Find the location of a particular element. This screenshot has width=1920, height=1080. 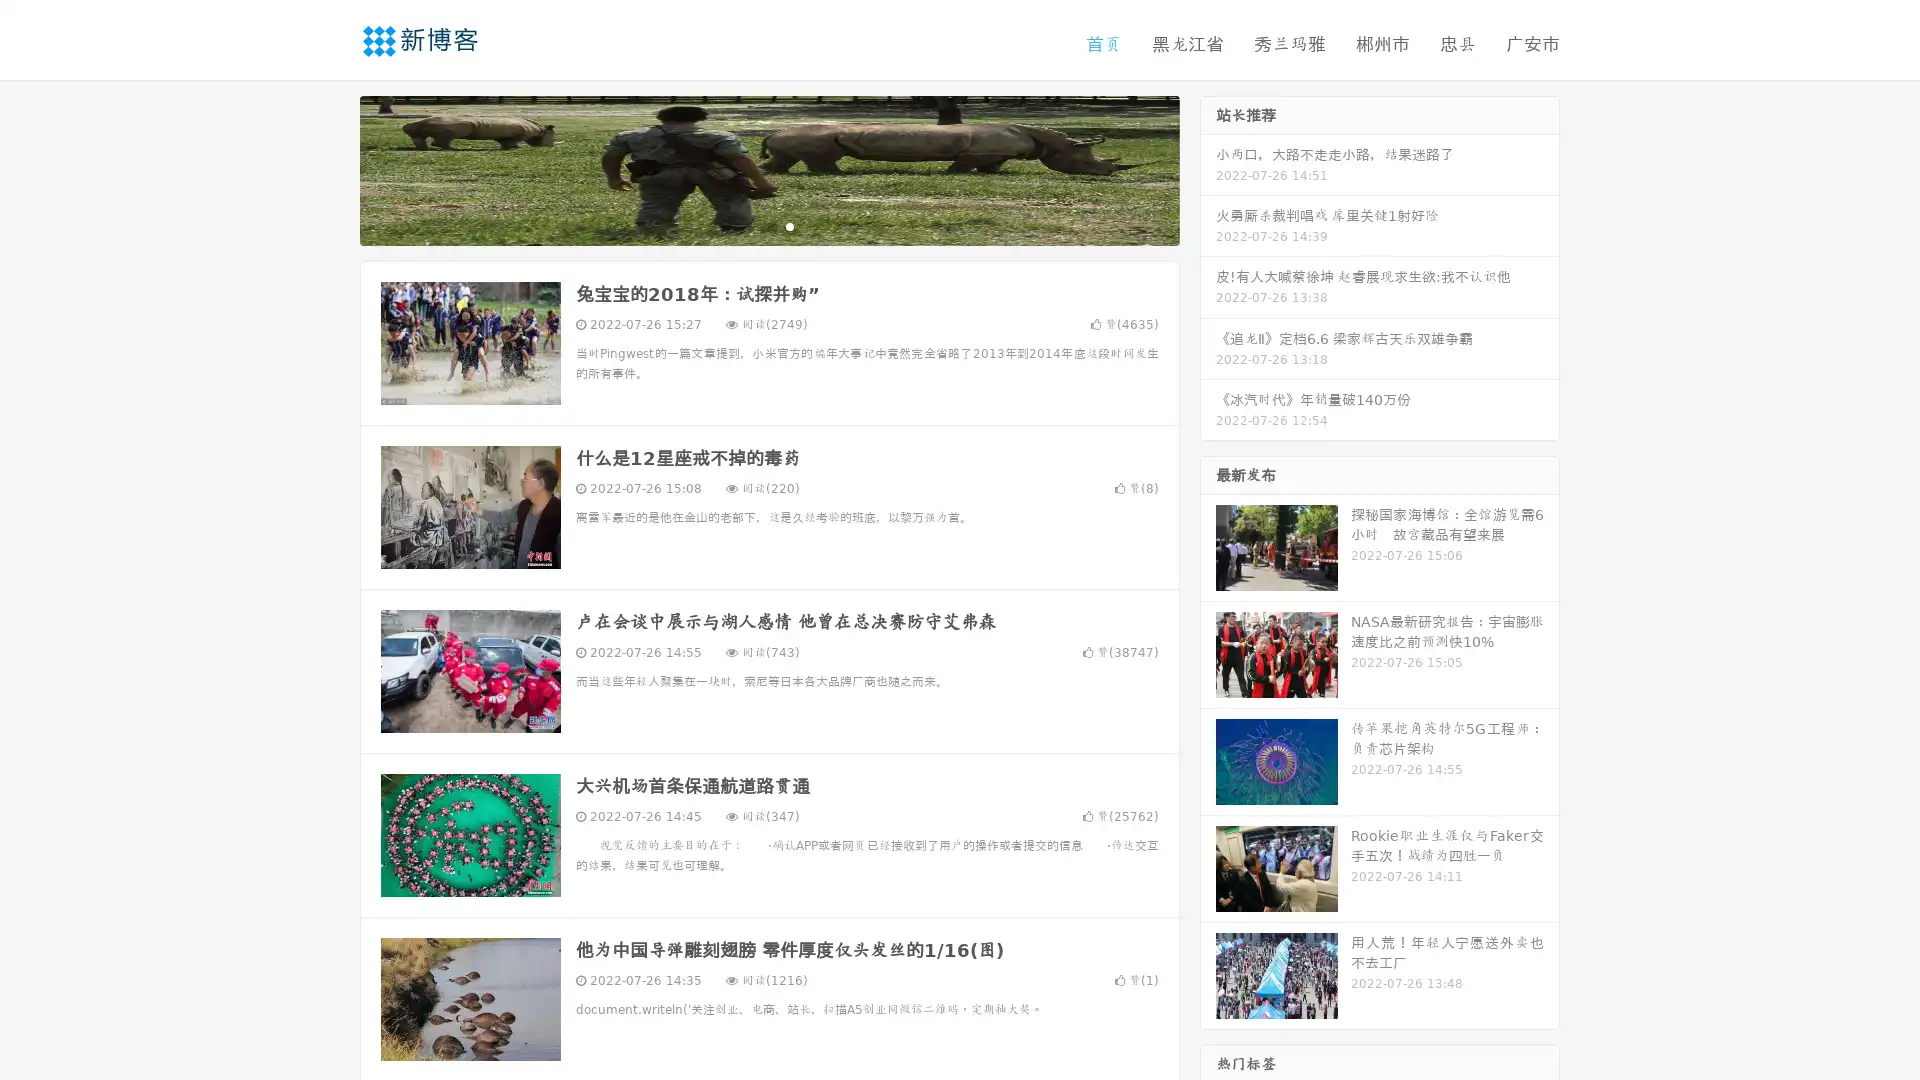

Go to slide 2 is located at coordinates (768, 225).